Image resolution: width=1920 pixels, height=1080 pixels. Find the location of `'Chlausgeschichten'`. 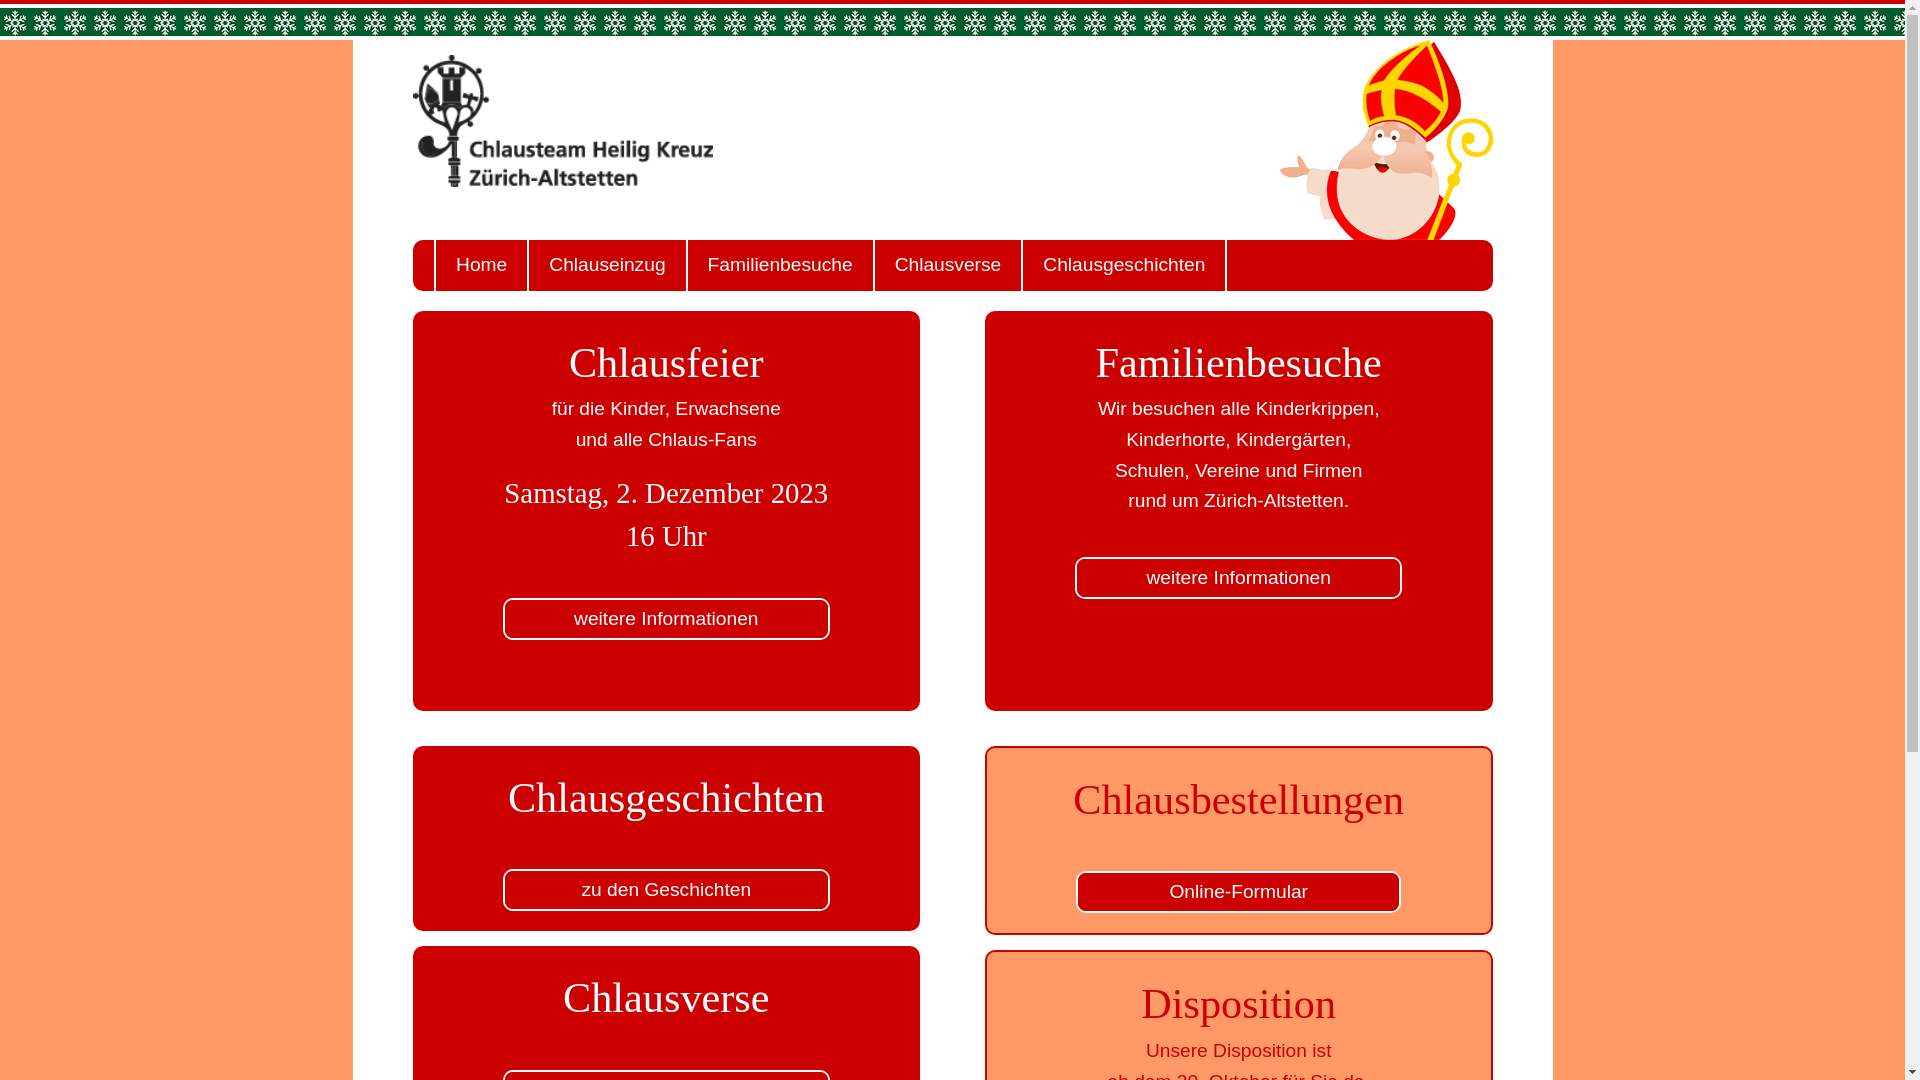

'Chlausgeschichten' is located at coordinates (1123, 264).